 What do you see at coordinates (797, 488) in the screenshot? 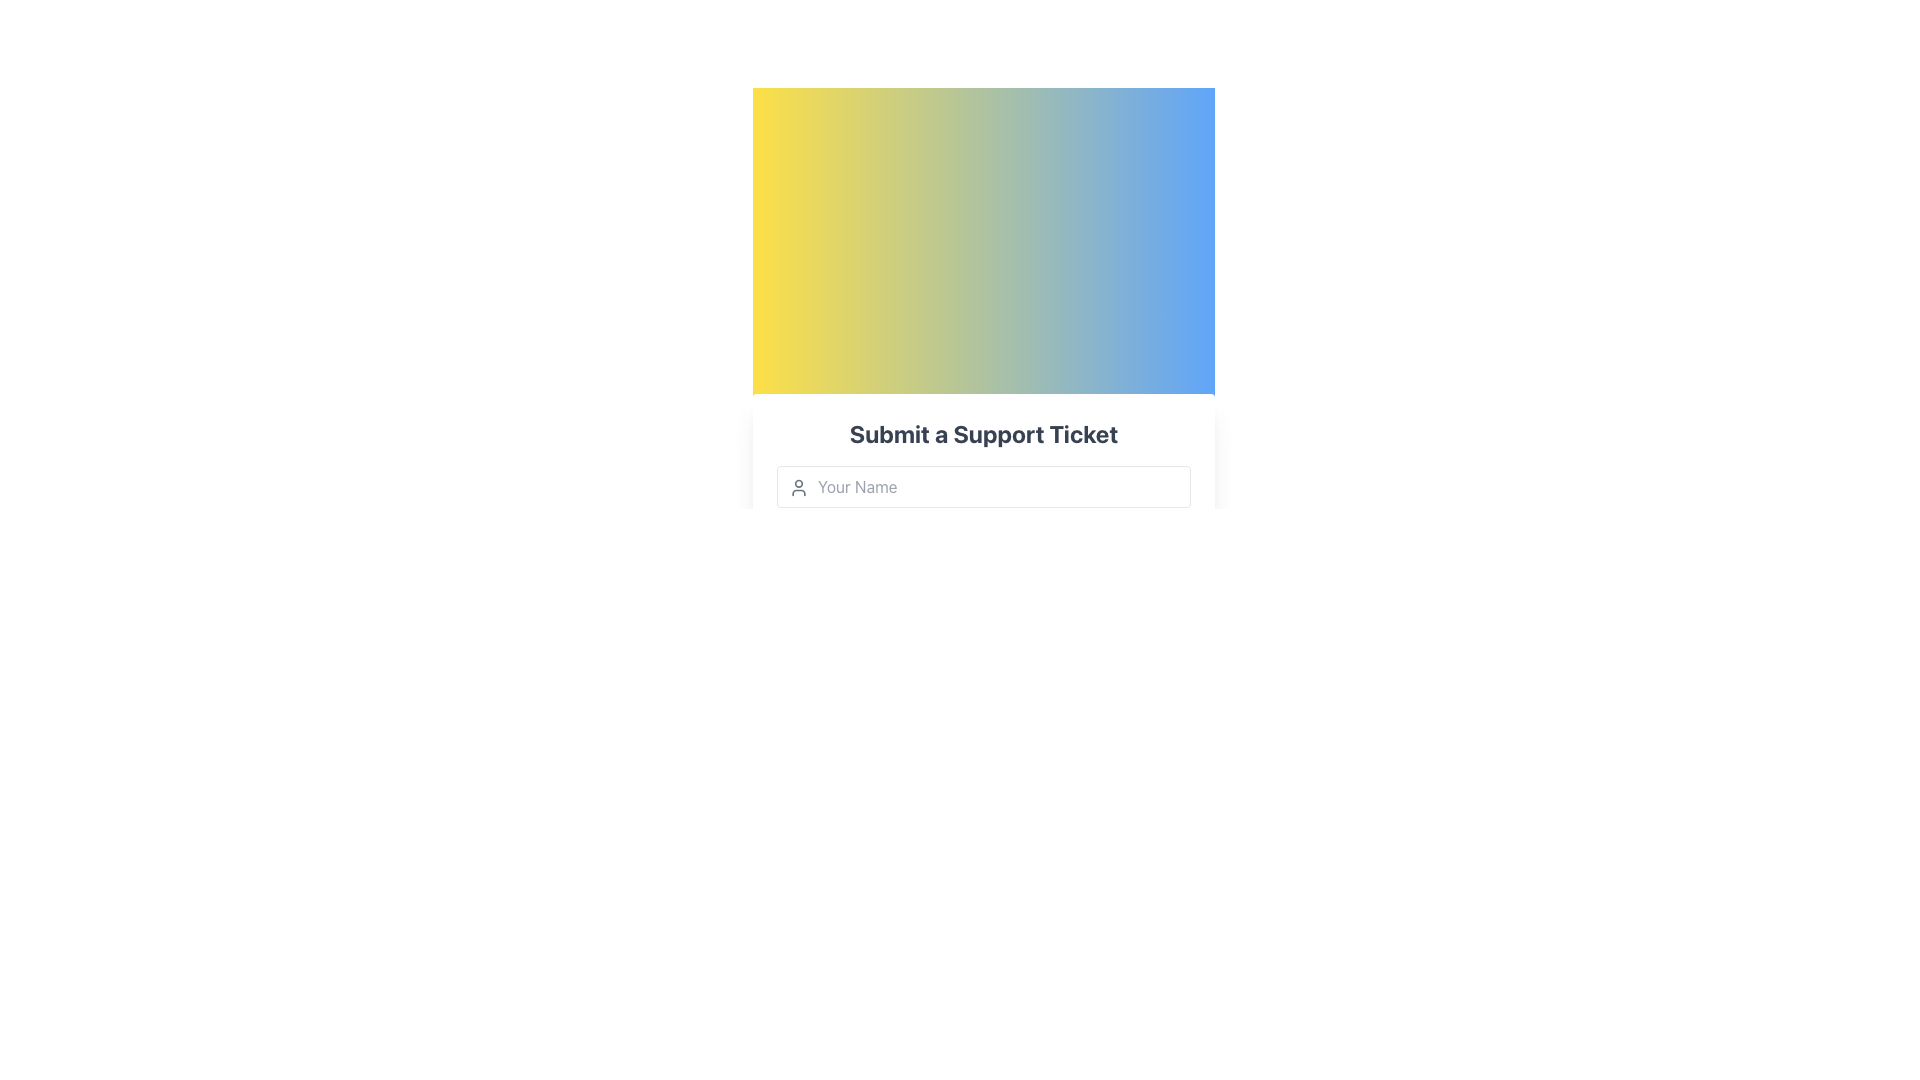
I see `the user icon styled with a gray outline and a transparent fill, located to the left of the 'Your Name' text input field` at bounding box center [797, 488].